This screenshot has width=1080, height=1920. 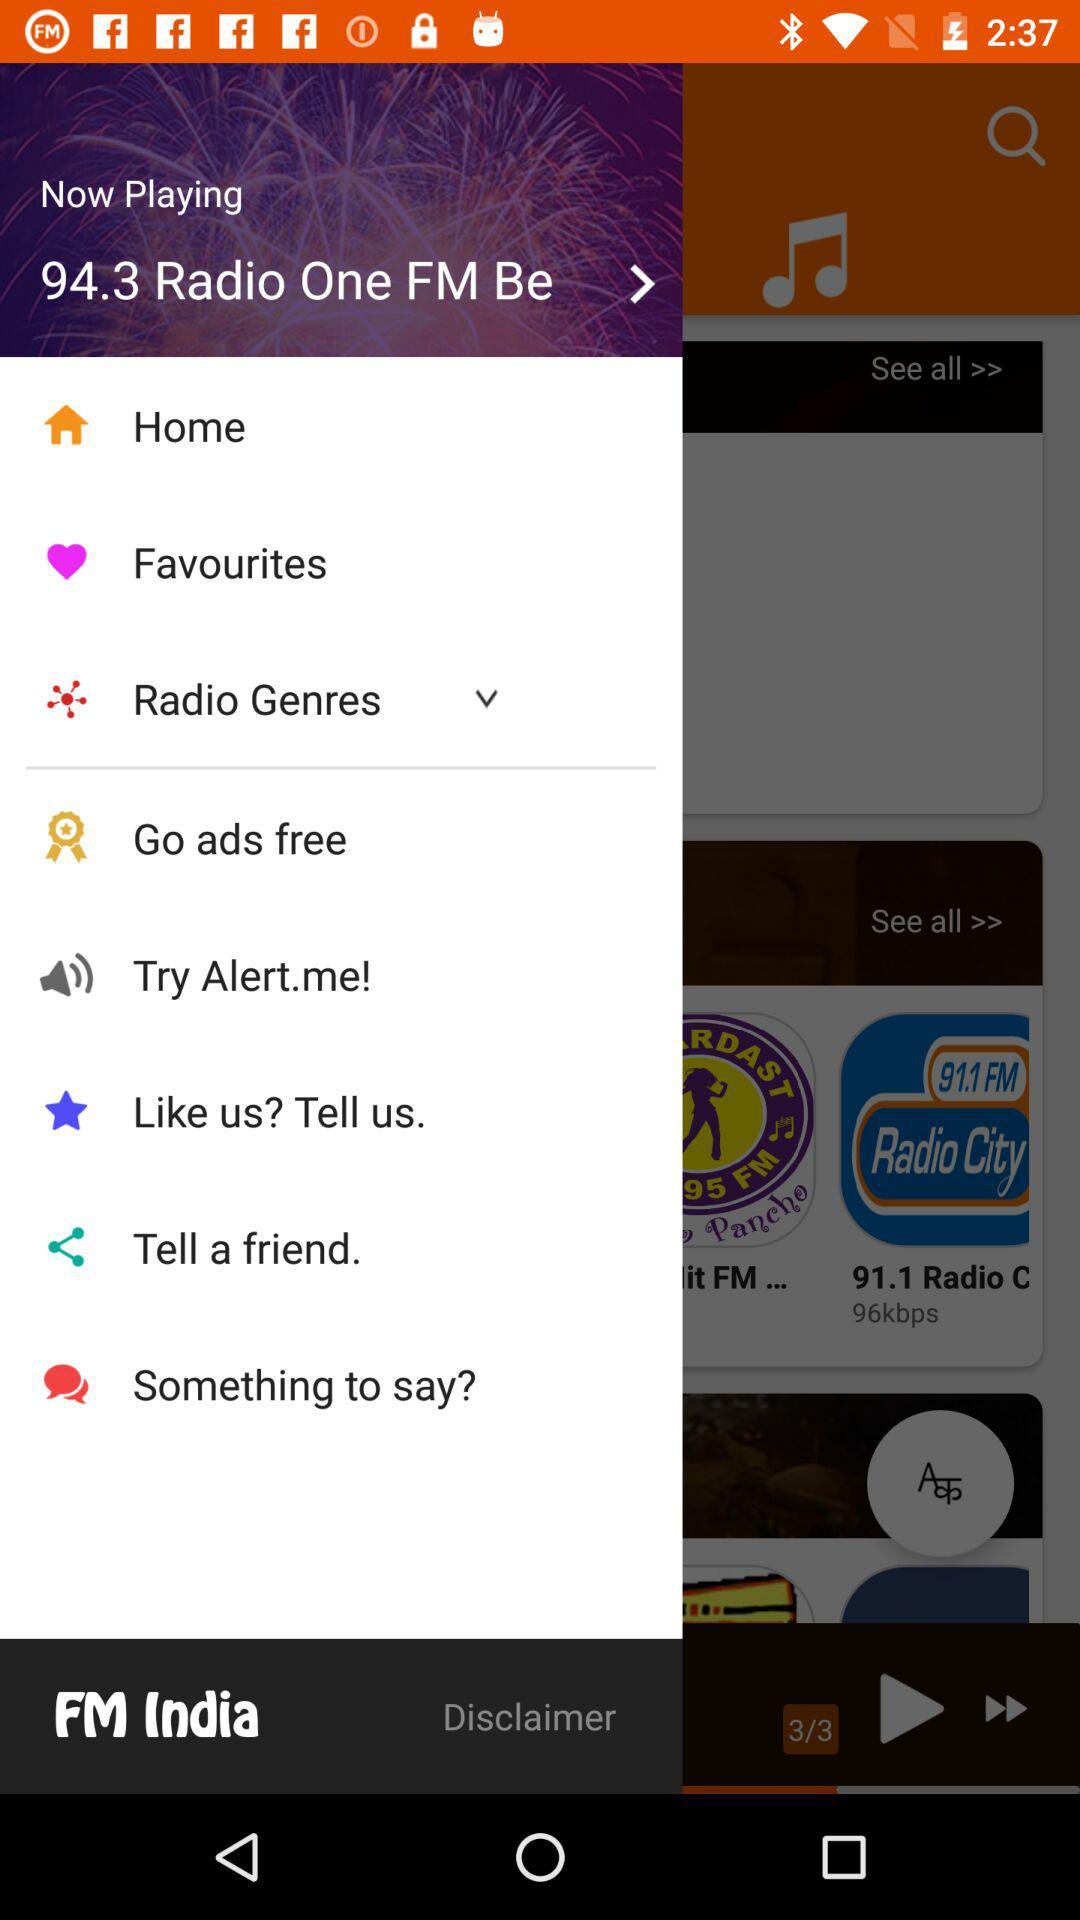 I want to click on the play icon, so click(x=906, y=1707).